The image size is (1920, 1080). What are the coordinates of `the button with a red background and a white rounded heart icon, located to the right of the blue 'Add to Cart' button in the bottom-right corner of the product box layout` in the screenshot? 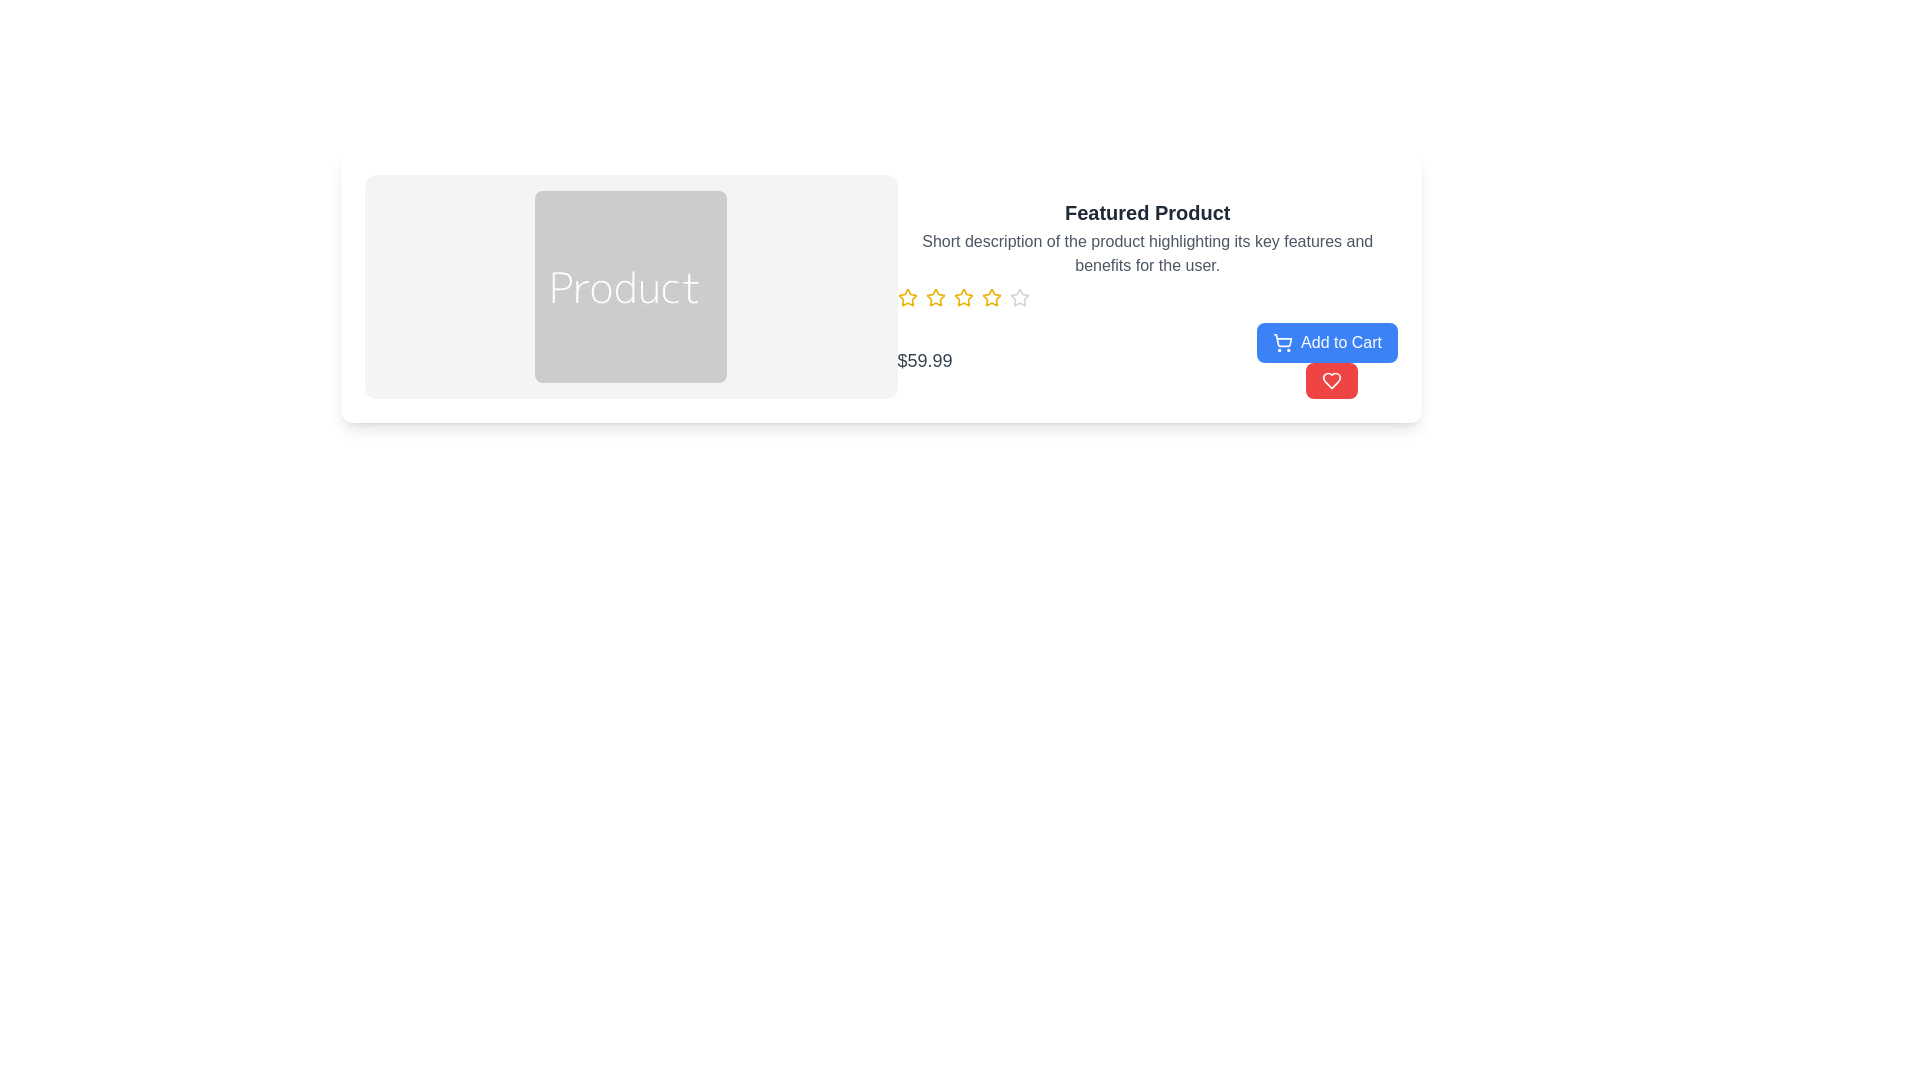 It's located at (1331, 381).